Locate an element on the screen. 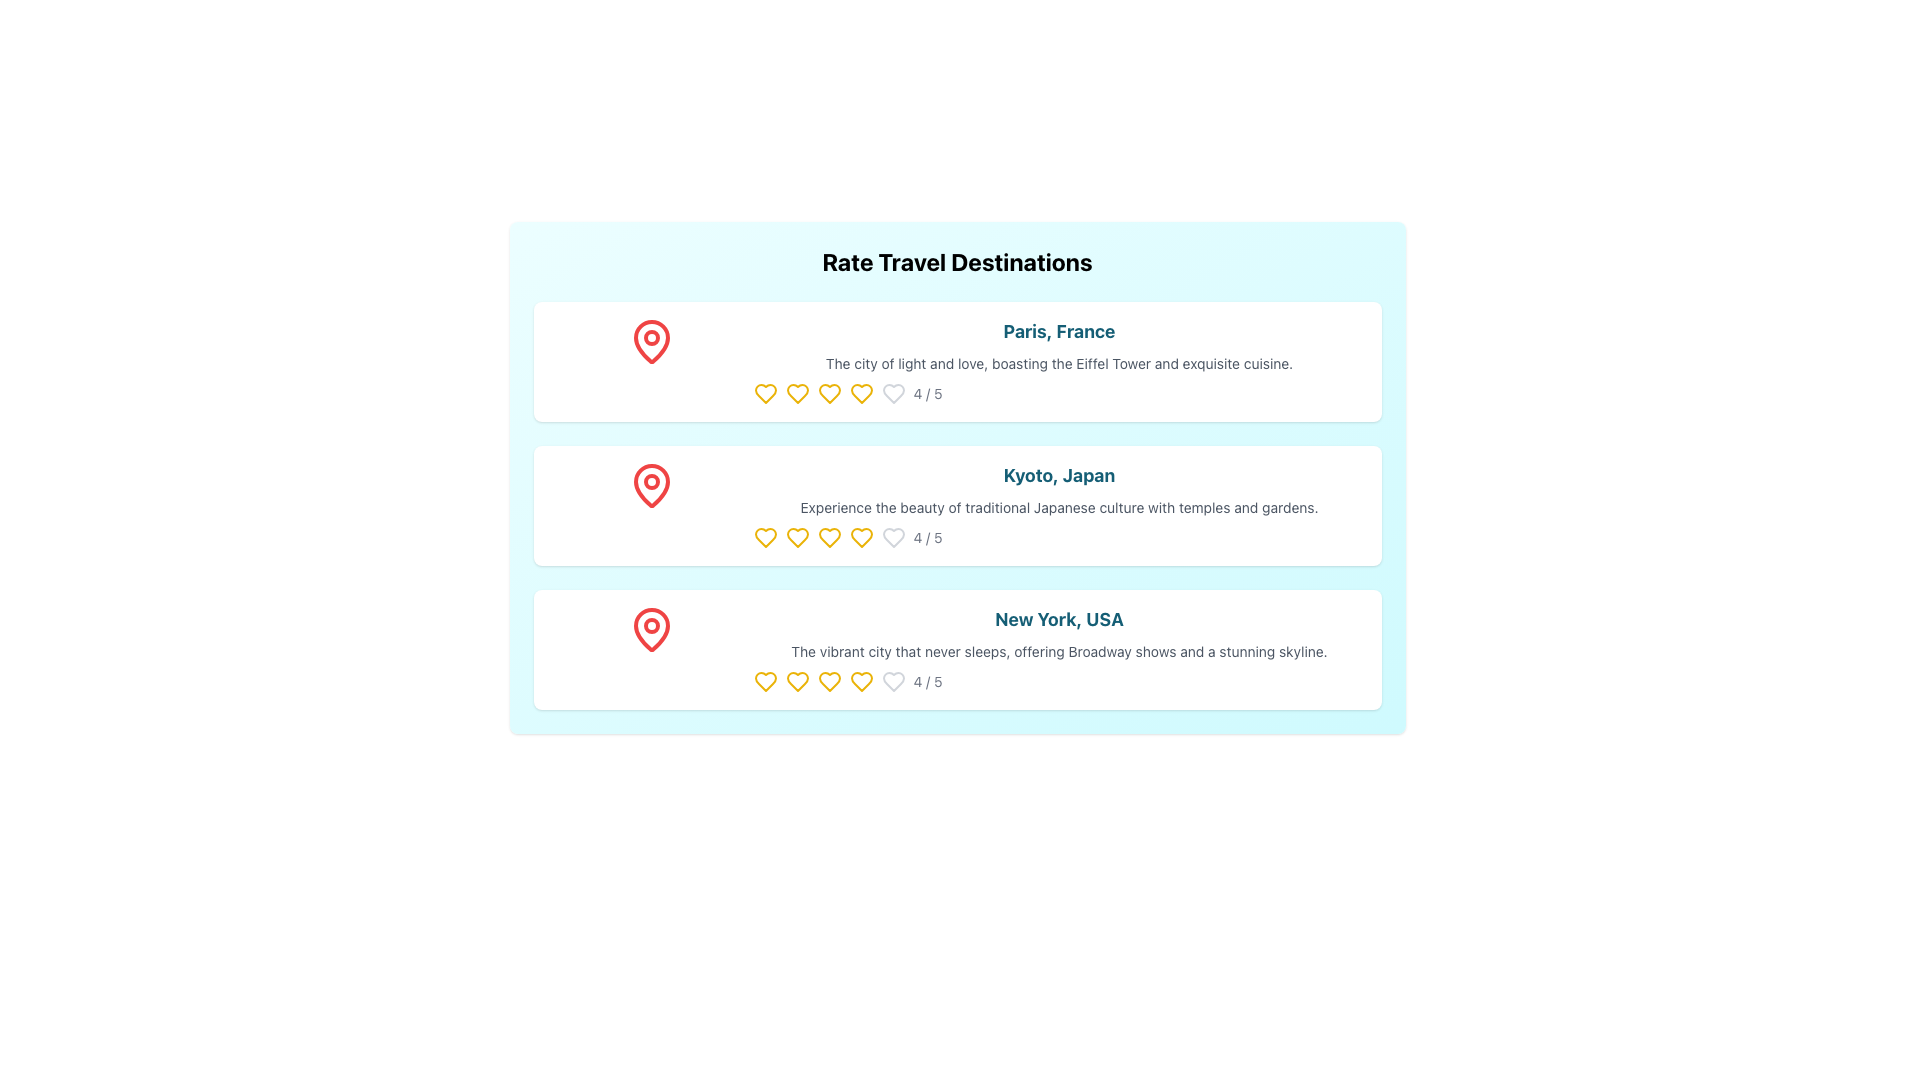 Image resolution: width=1920 pixels, height=1080 pixels. the fourth heart-shaped rating icon below the text description for 'Paris, France' is located at coordinates (861, 393).